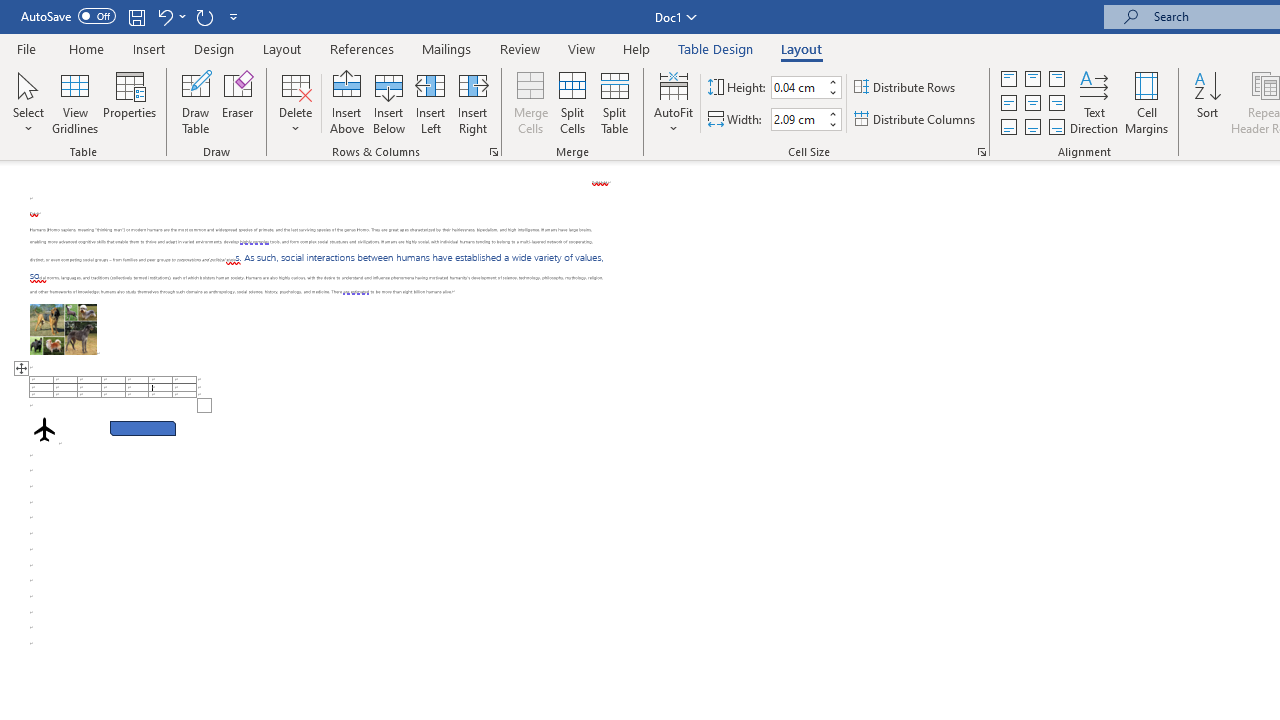 The image size is (1280, 720). What do you see at coordinates (196, 103) in the screenshot?
I see `'Draw Table'` at bounding box center [196, 103].